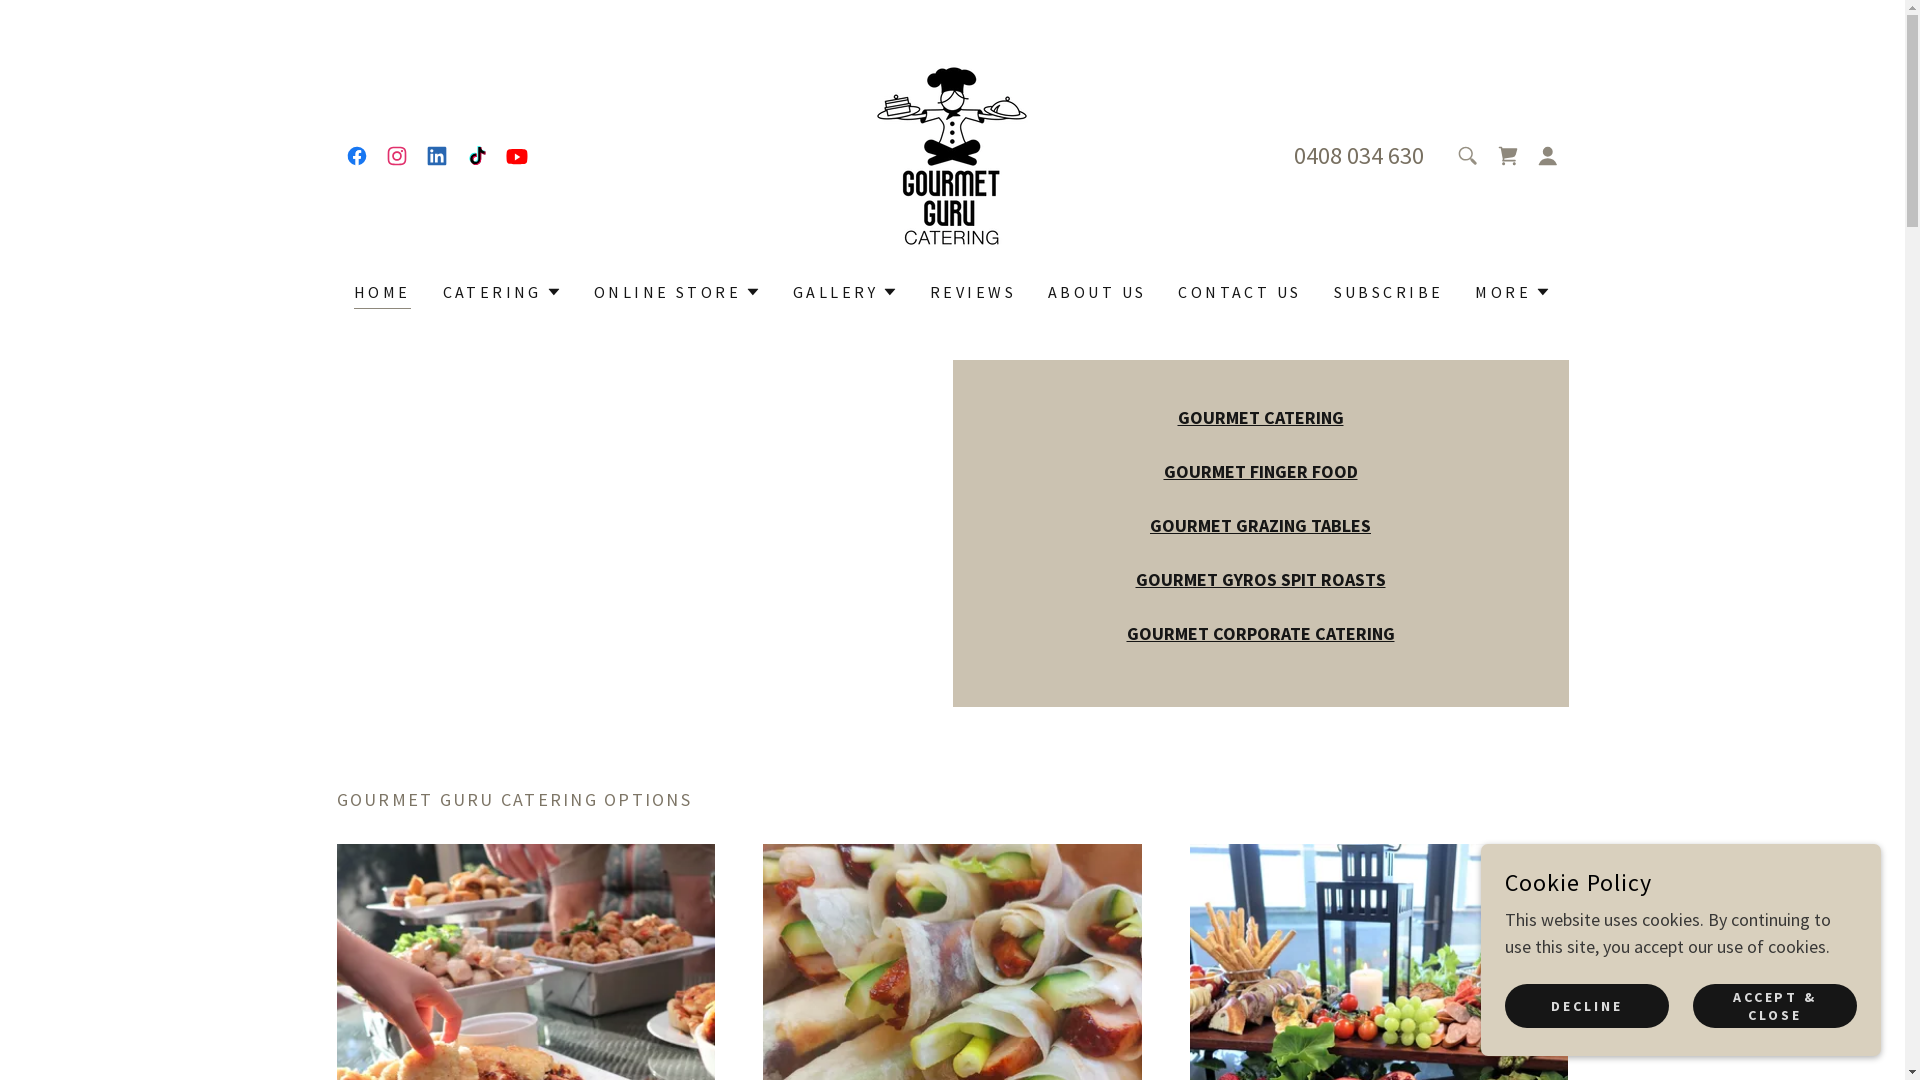 The image size is (1920, 1080). I want to click on 'ONLINE STORE', so click(593, 292).